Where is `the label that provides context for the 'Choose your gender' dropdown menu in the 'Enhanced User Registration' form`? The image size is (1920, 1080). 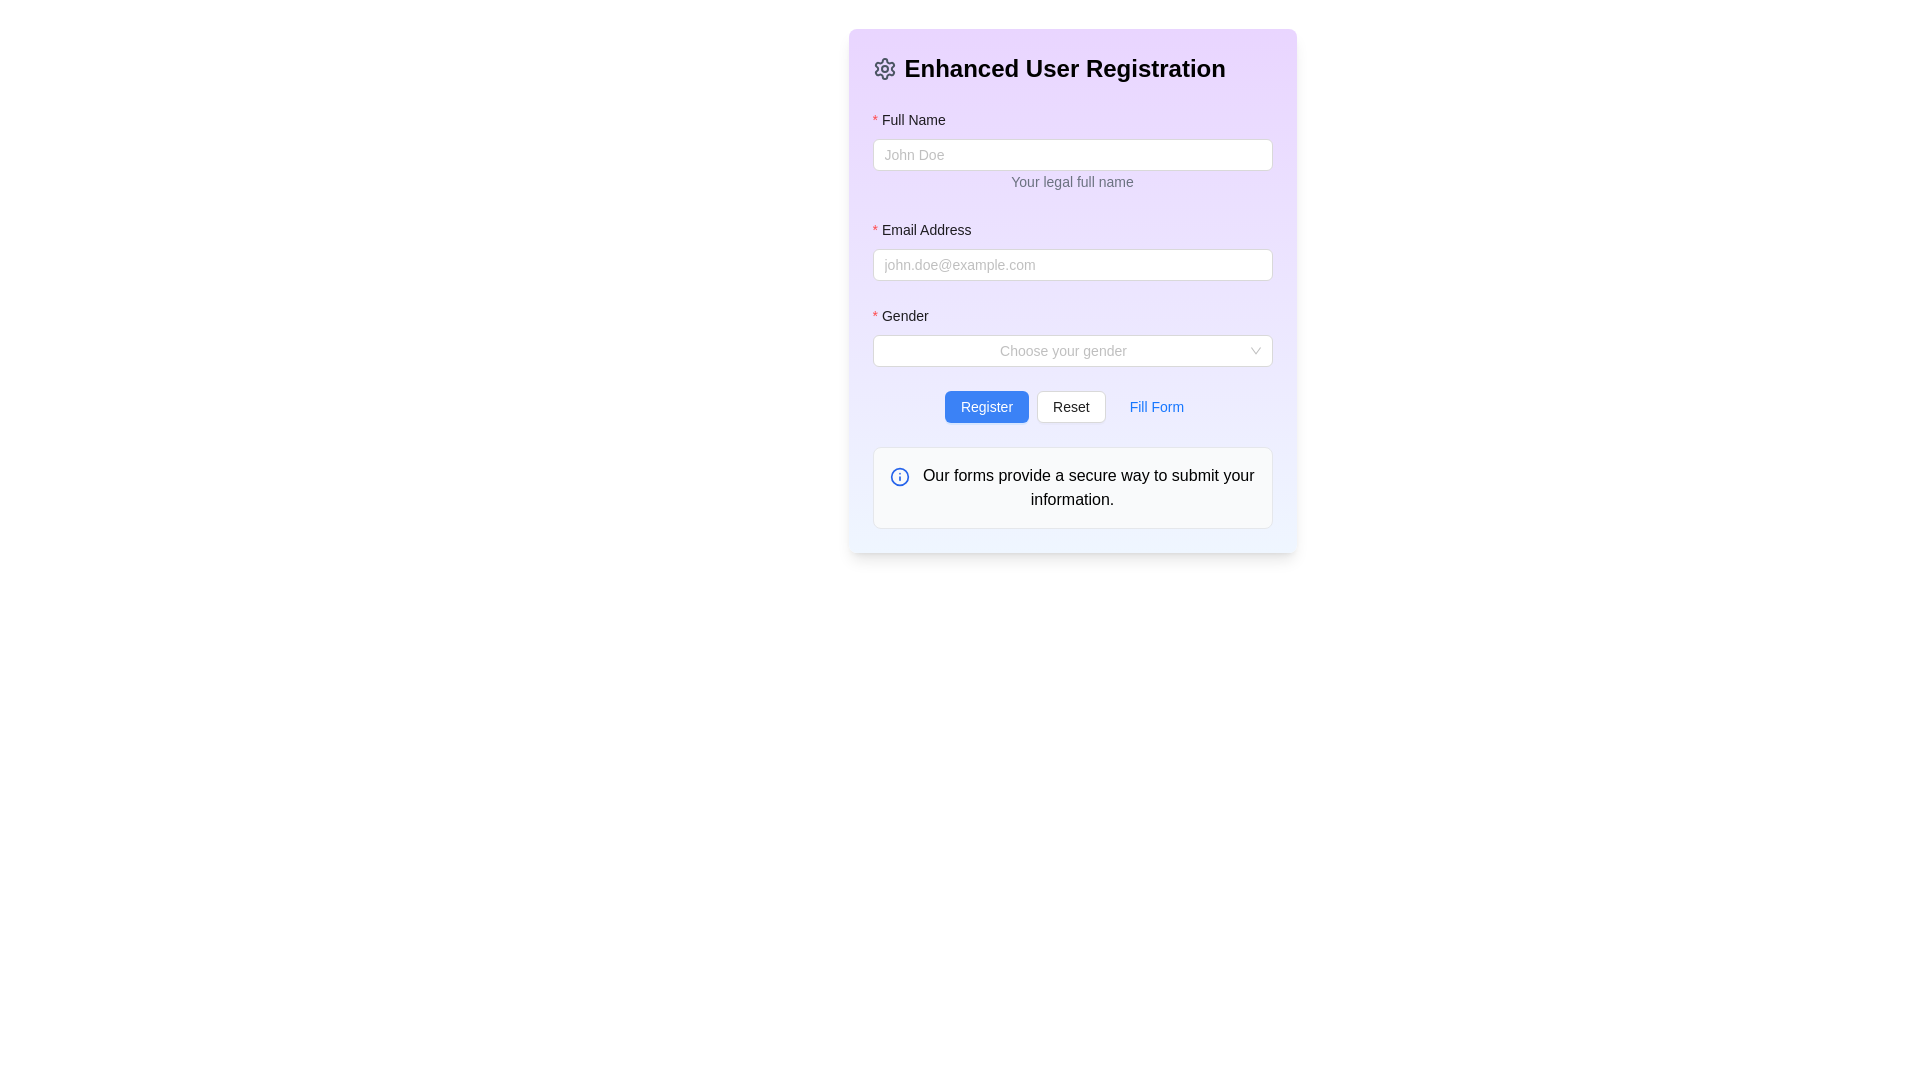
the label that provides context for the 'Choose your gender' dropdown menu in the 'Enhanced User Registration' form is located at coordinates (906, 315).